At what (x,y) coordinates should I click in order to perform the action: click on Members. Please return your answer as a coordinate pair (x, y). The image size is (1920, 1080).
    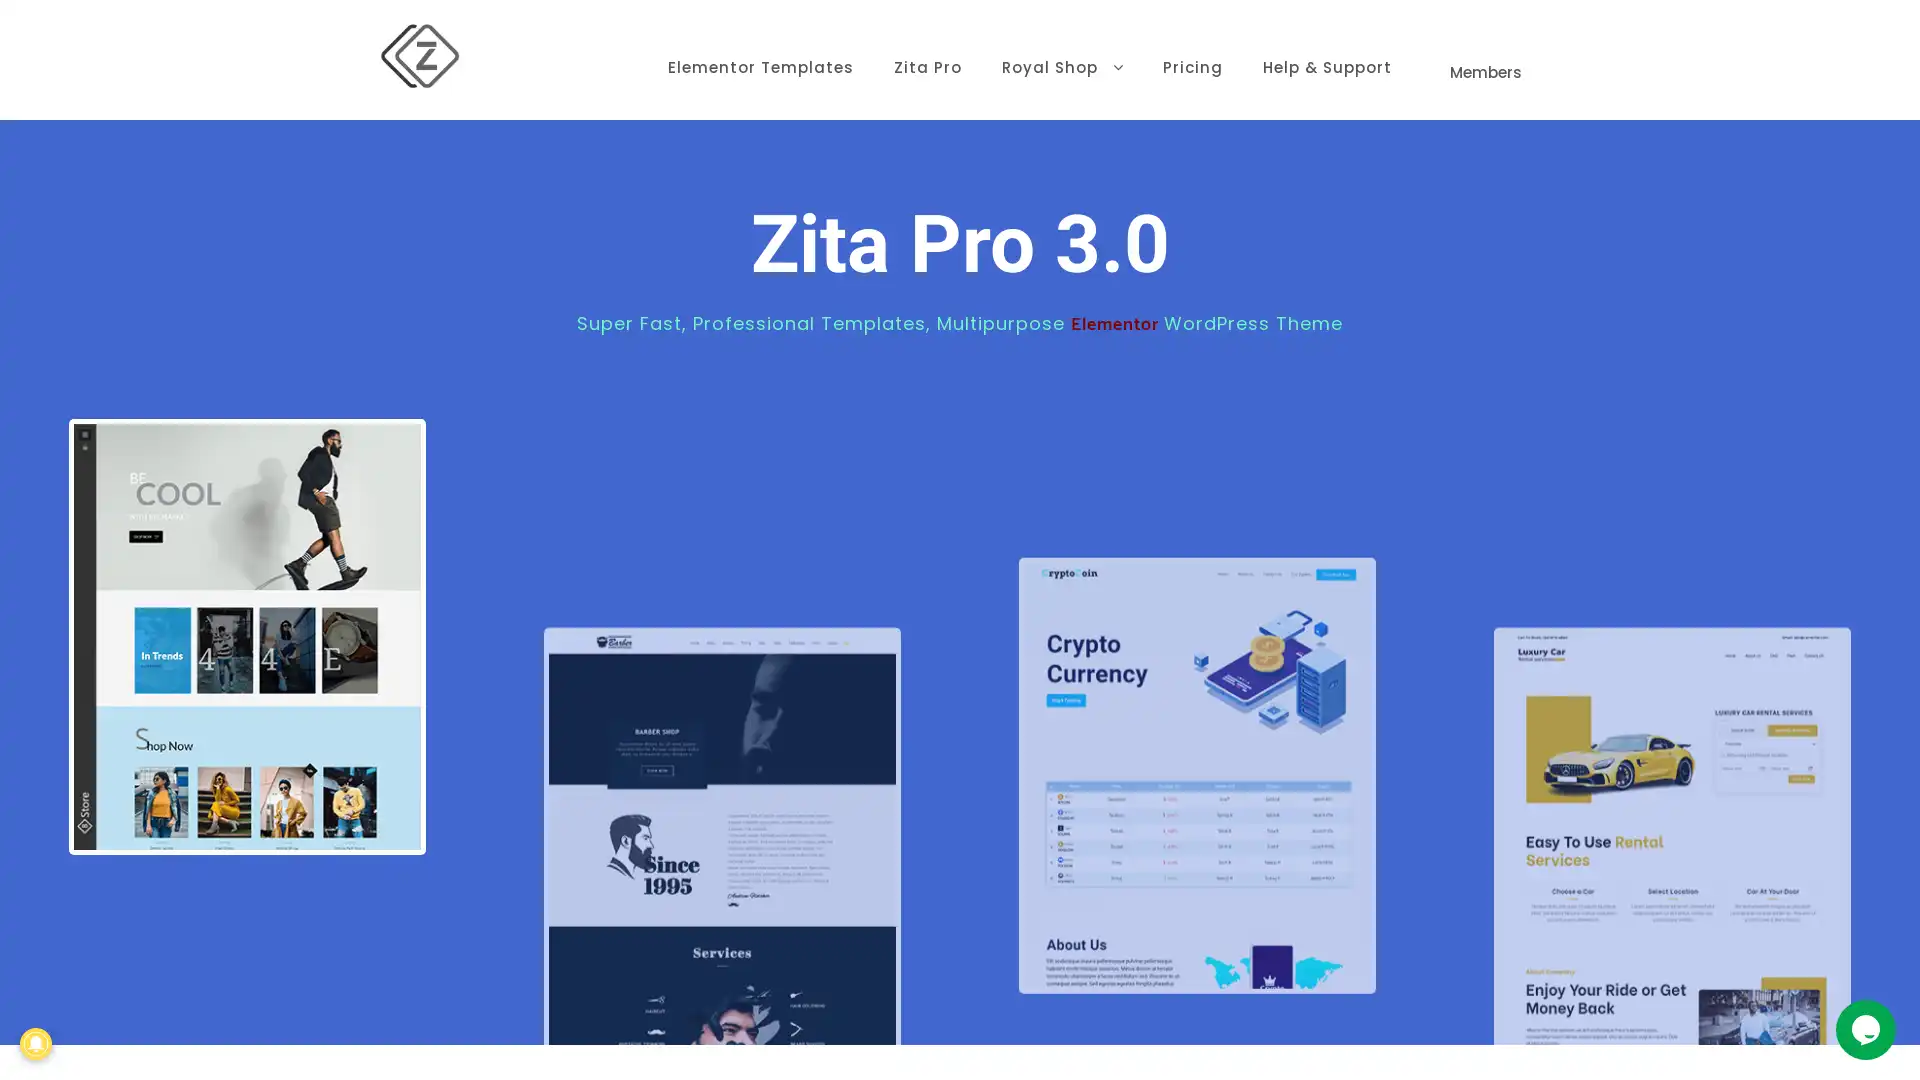
    Looking at the image, I should click on (1482, 45).